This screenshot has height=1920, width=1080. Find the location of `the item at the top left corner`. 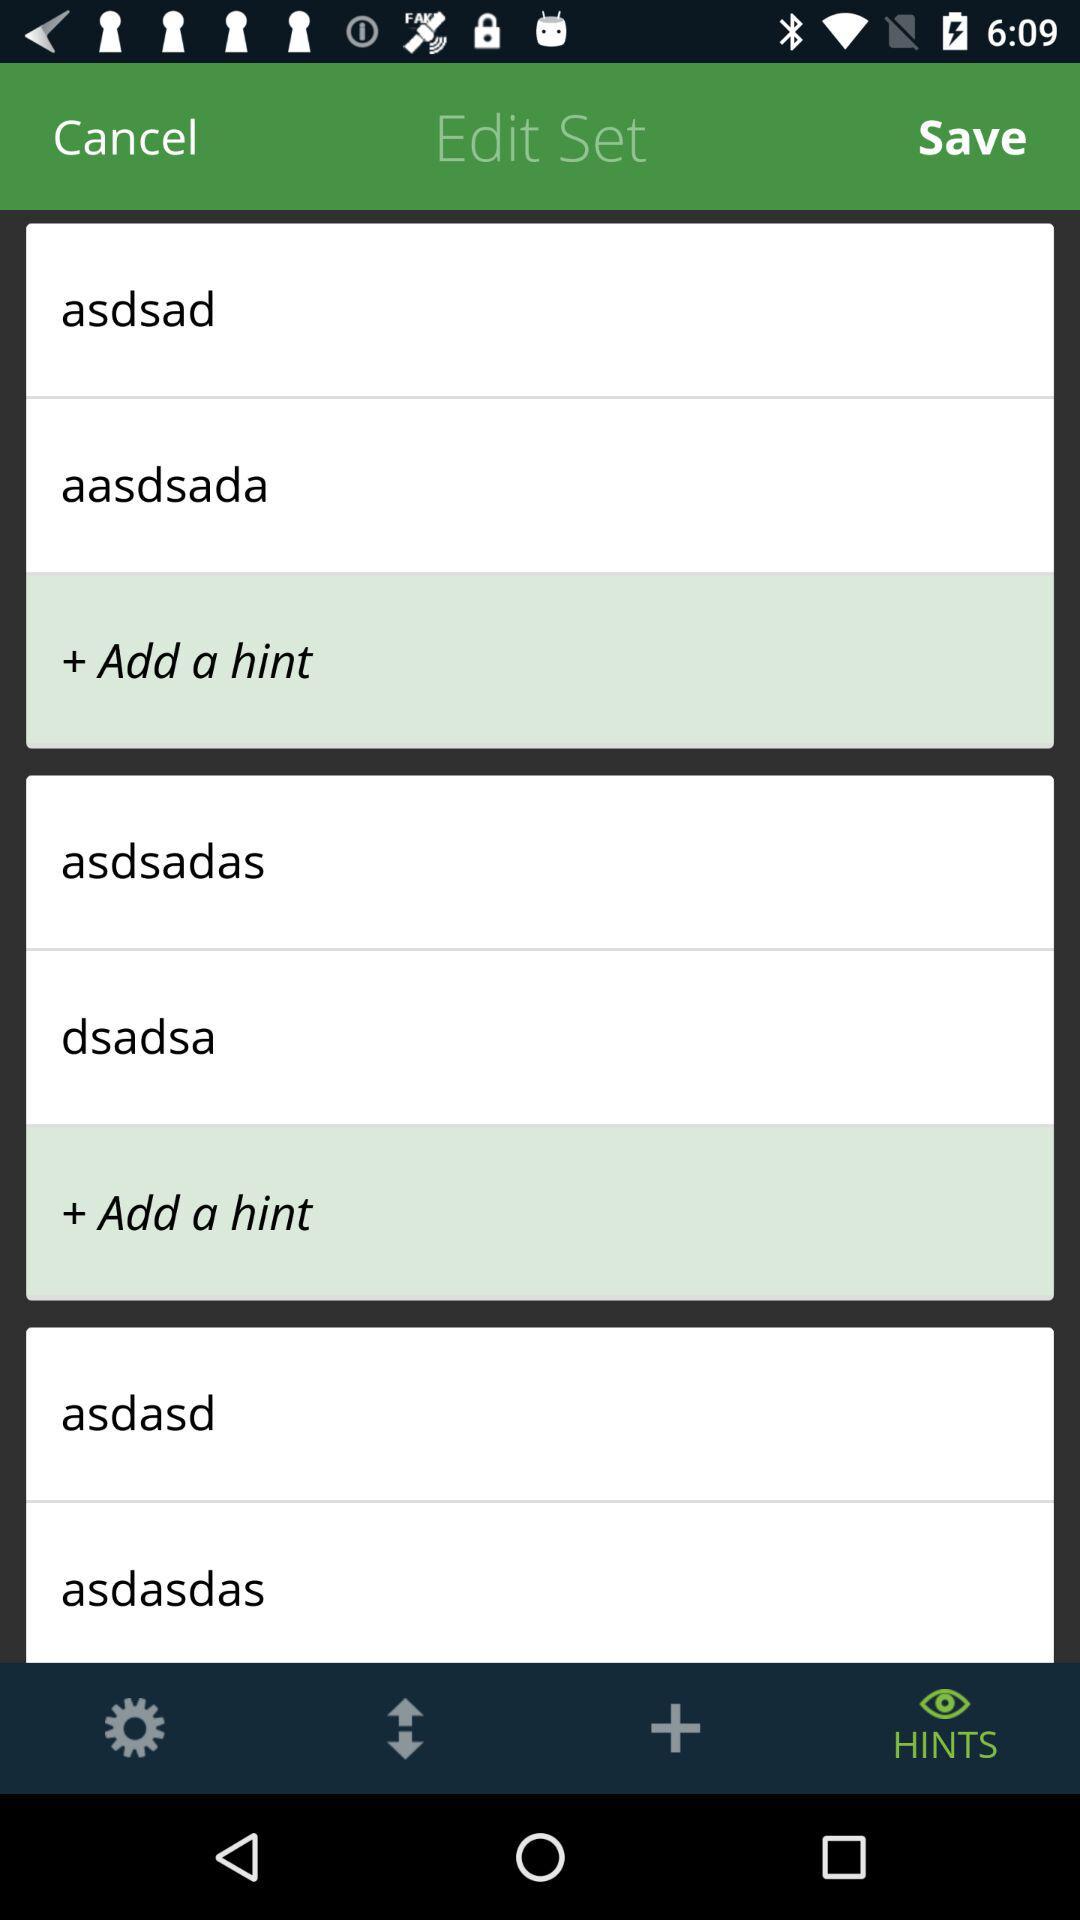

the item at the top left corner is located at coordinates (125, 135).